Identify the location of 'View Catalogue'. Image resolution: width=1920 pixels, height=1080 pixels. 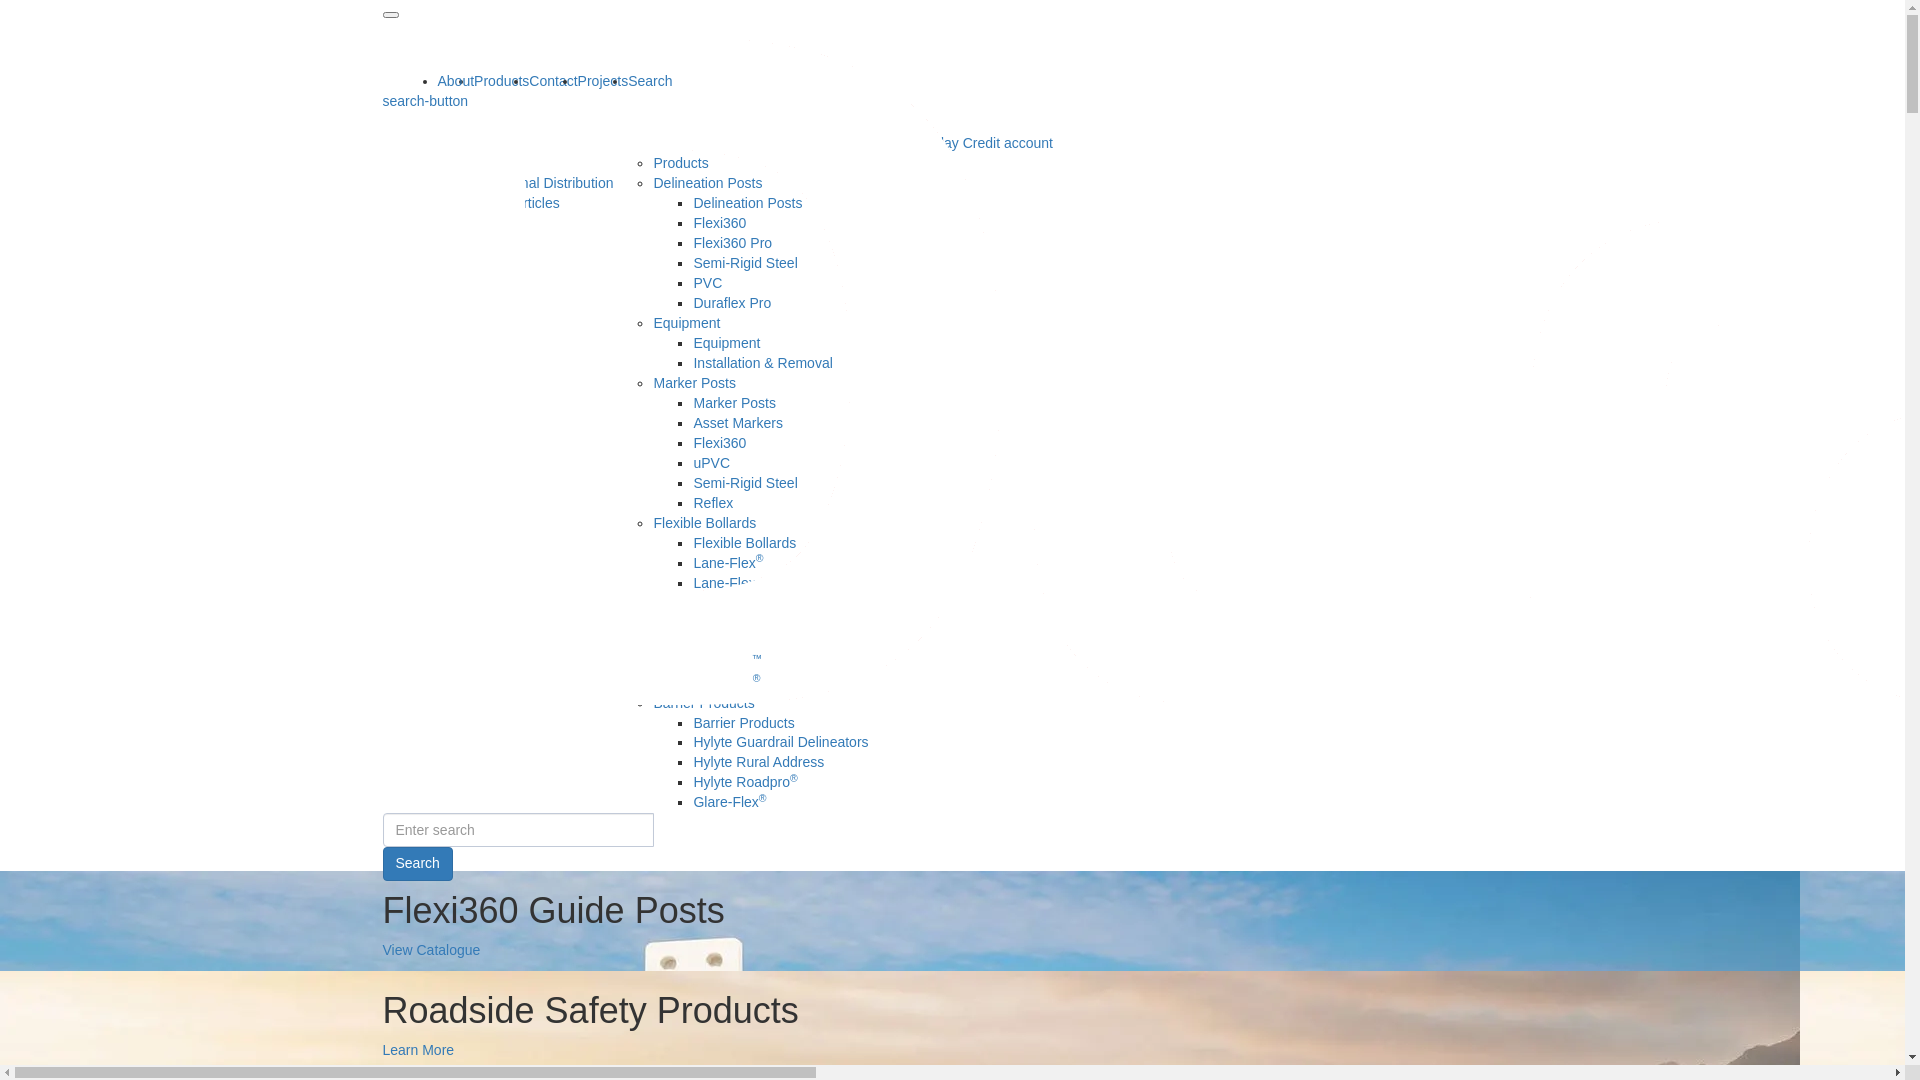
(430, 948).